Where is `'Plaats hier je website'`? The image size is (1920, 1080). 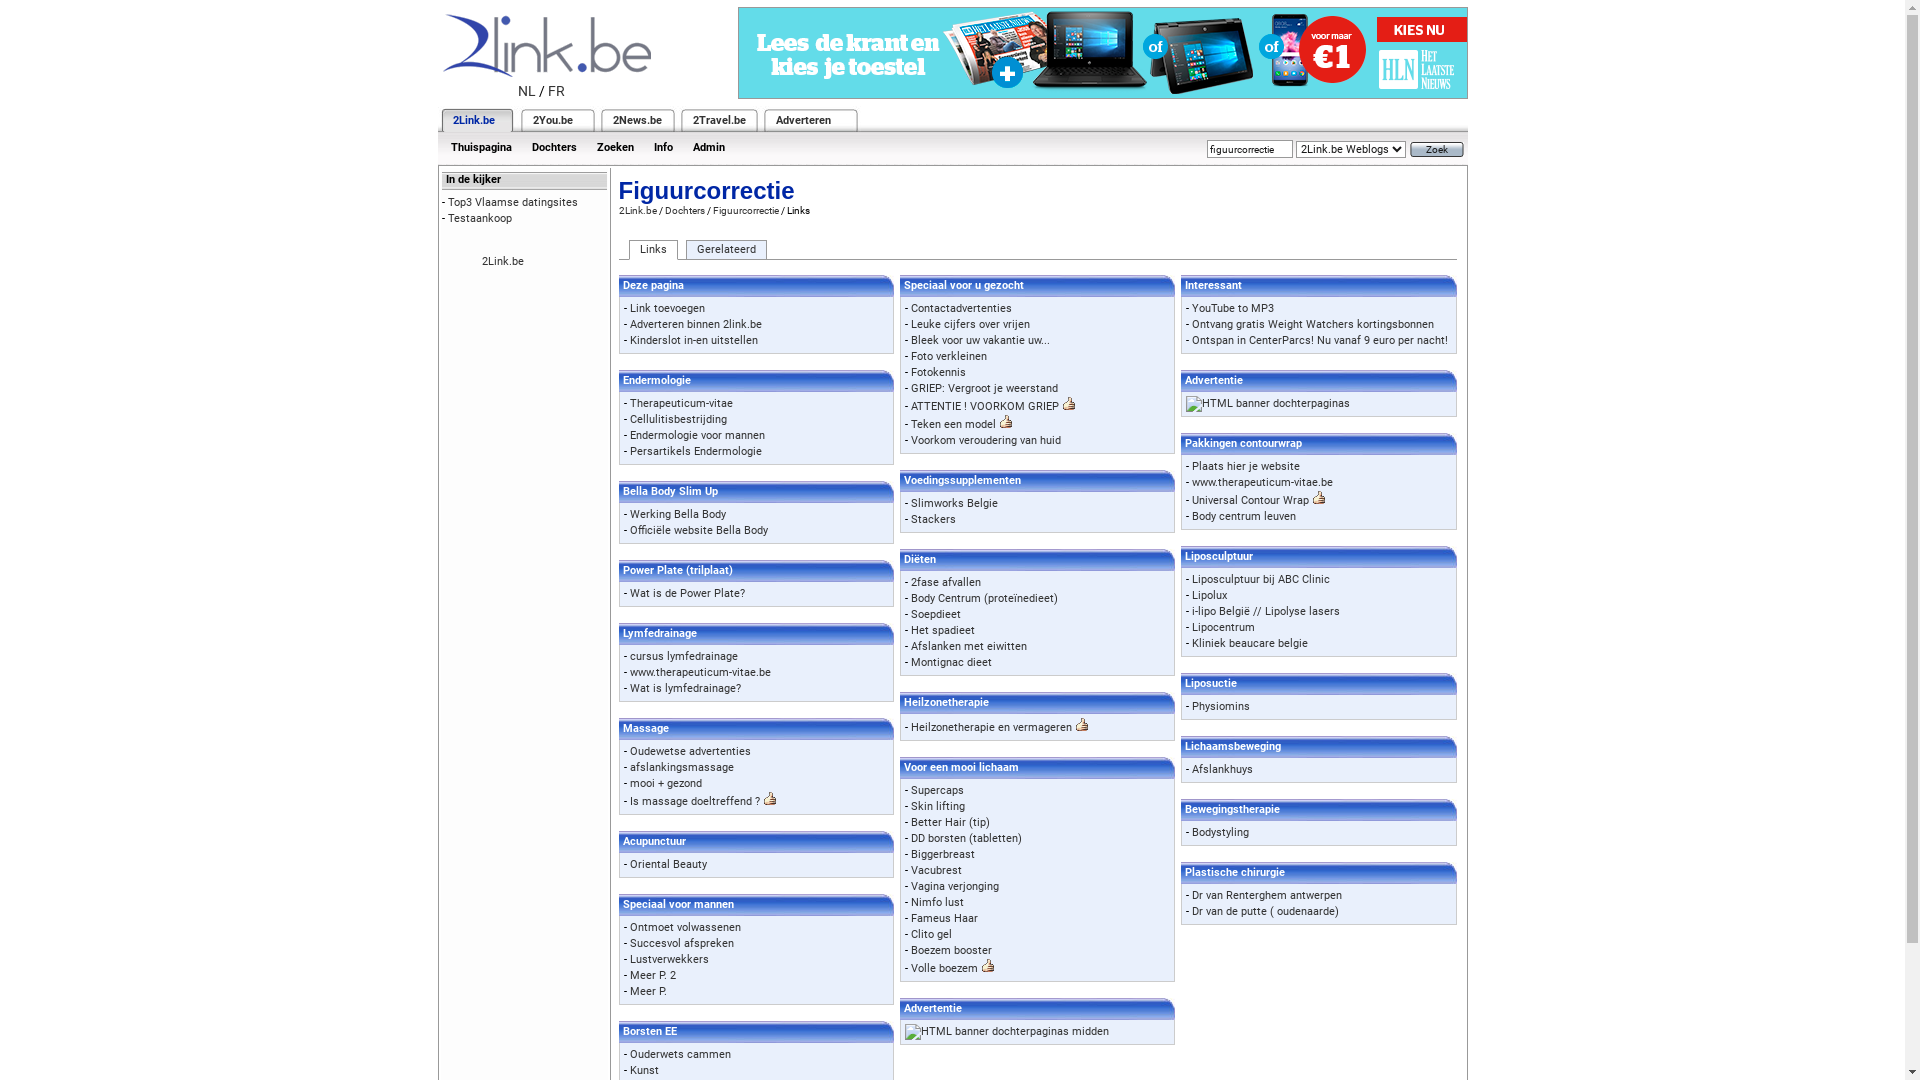
'Plaats hier je website' is located at coordinates (1245, 466).